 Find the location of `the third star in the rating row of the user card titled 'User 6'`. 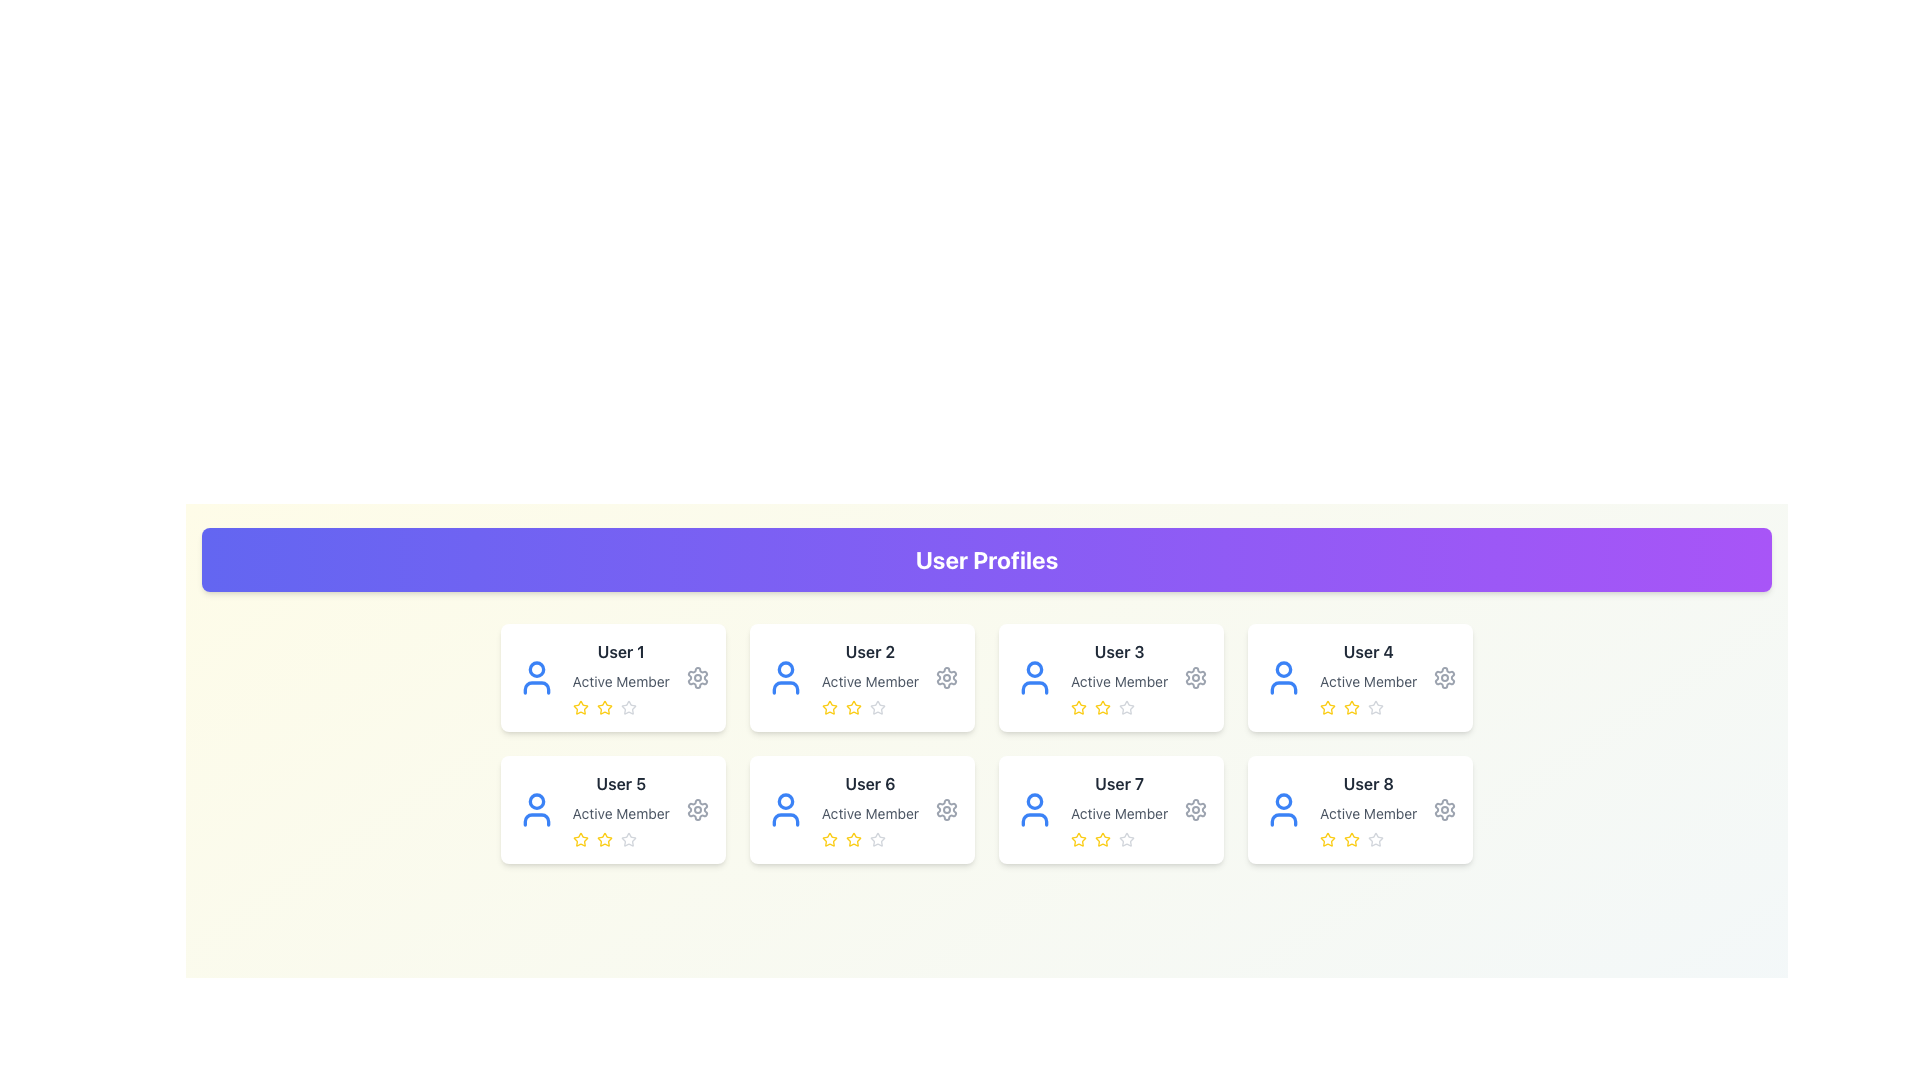

the third star in the rating row of the user card titled 'User 6' is located at coordinates (829, 839).